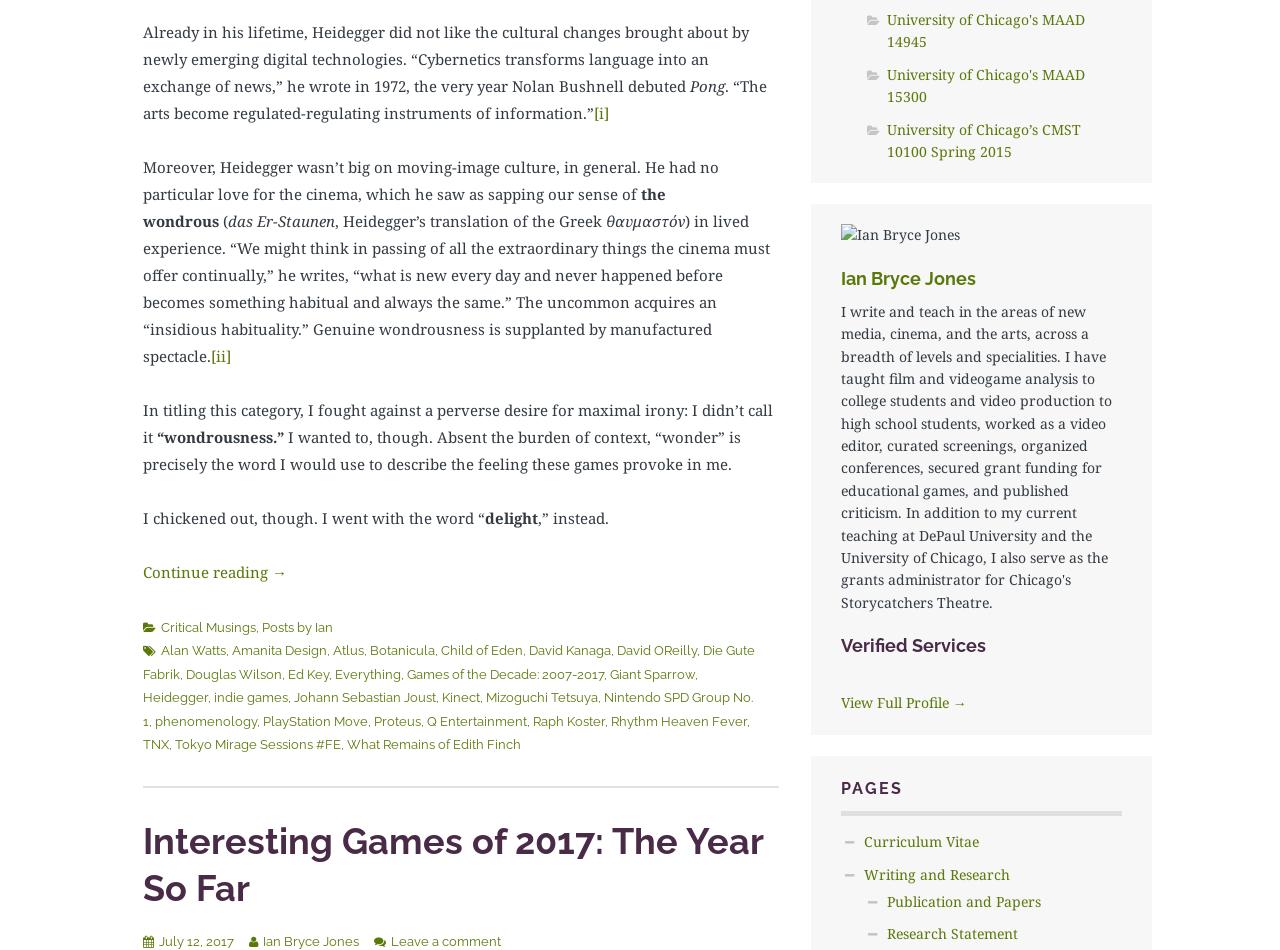  What do you see at coordinates (429, 179) in the screenshot?
I see `'Moreover, Heidegger wasn’t big on moving-image culture, in general. He had no particular love for the cinema, which he saw as sapping our sense of'` at bounding box center [429, 179].